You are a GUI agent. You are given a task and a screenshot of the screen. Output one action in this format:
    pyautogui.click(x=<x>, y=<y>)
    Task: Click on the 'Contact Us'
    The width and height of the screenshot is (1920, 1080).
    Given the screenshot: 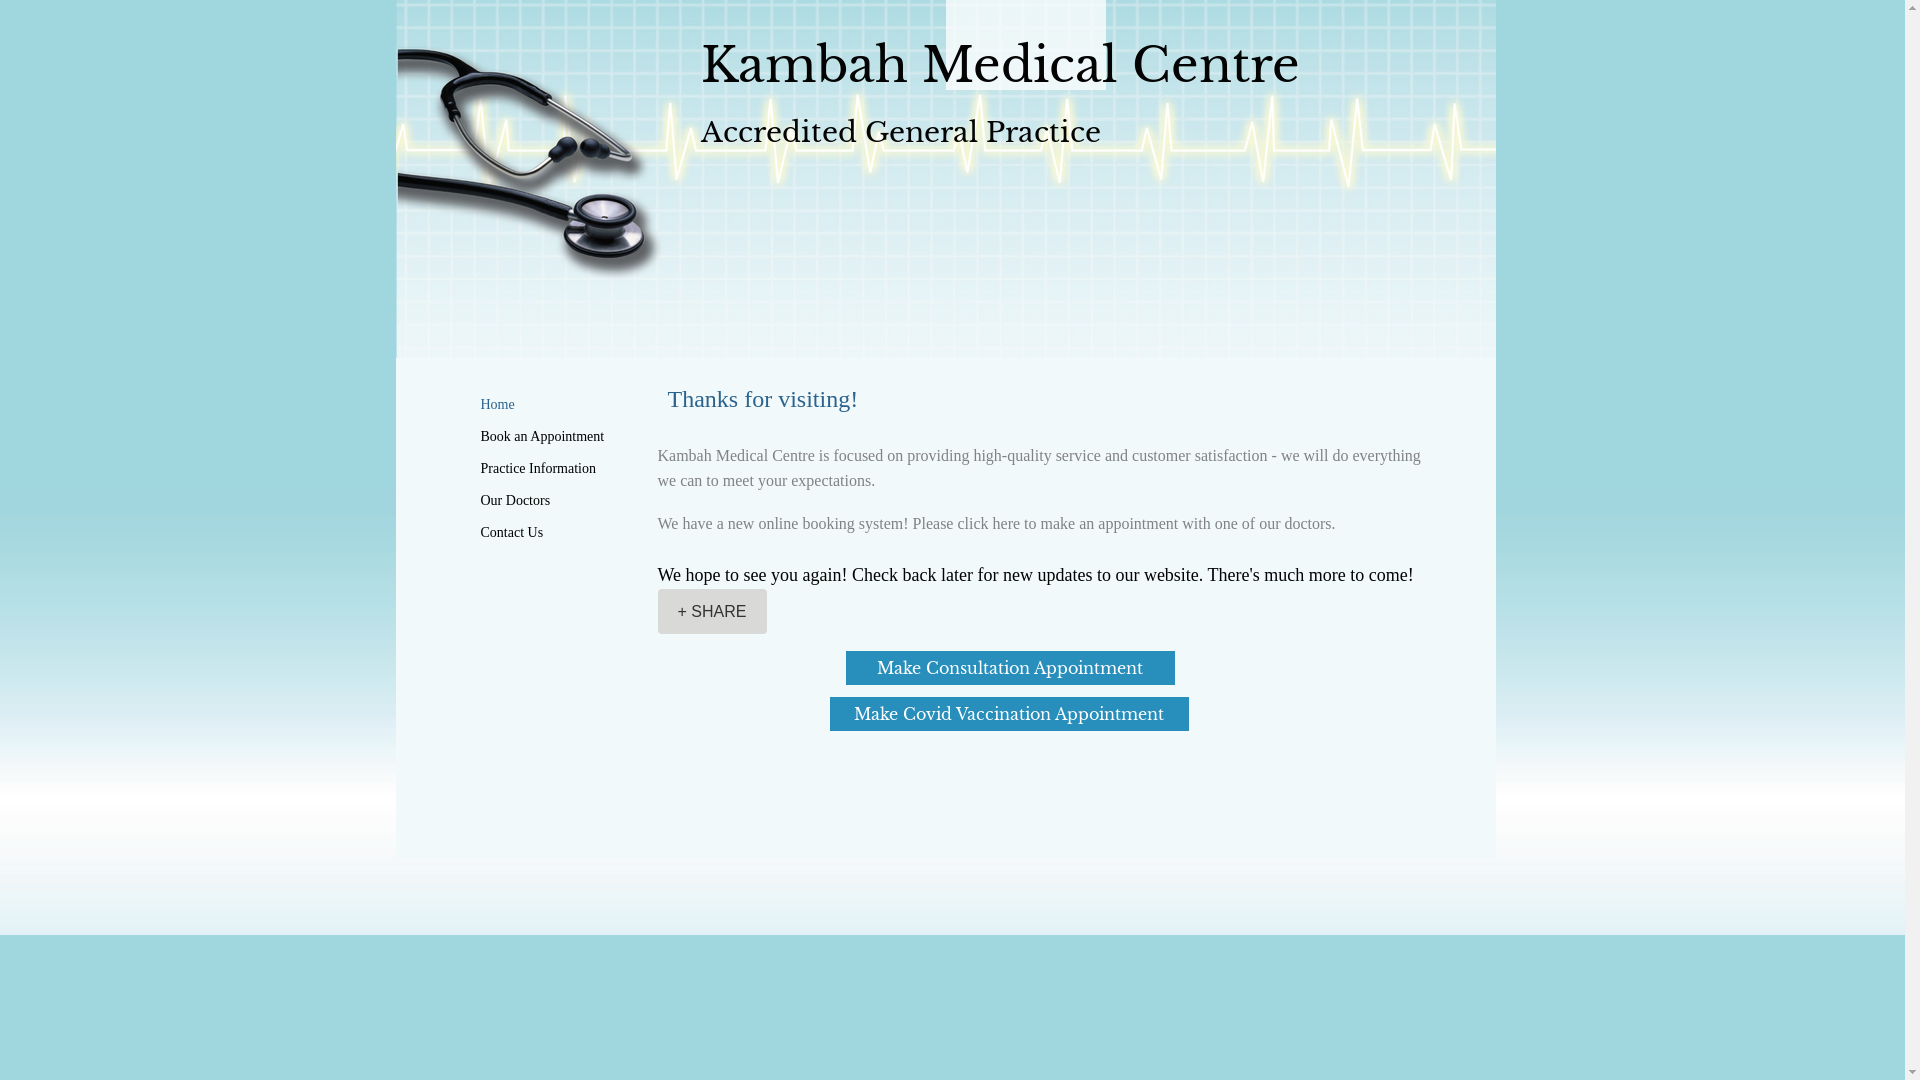 What is the action you would take?
    pyautogui.click(x=511, y=531)
    